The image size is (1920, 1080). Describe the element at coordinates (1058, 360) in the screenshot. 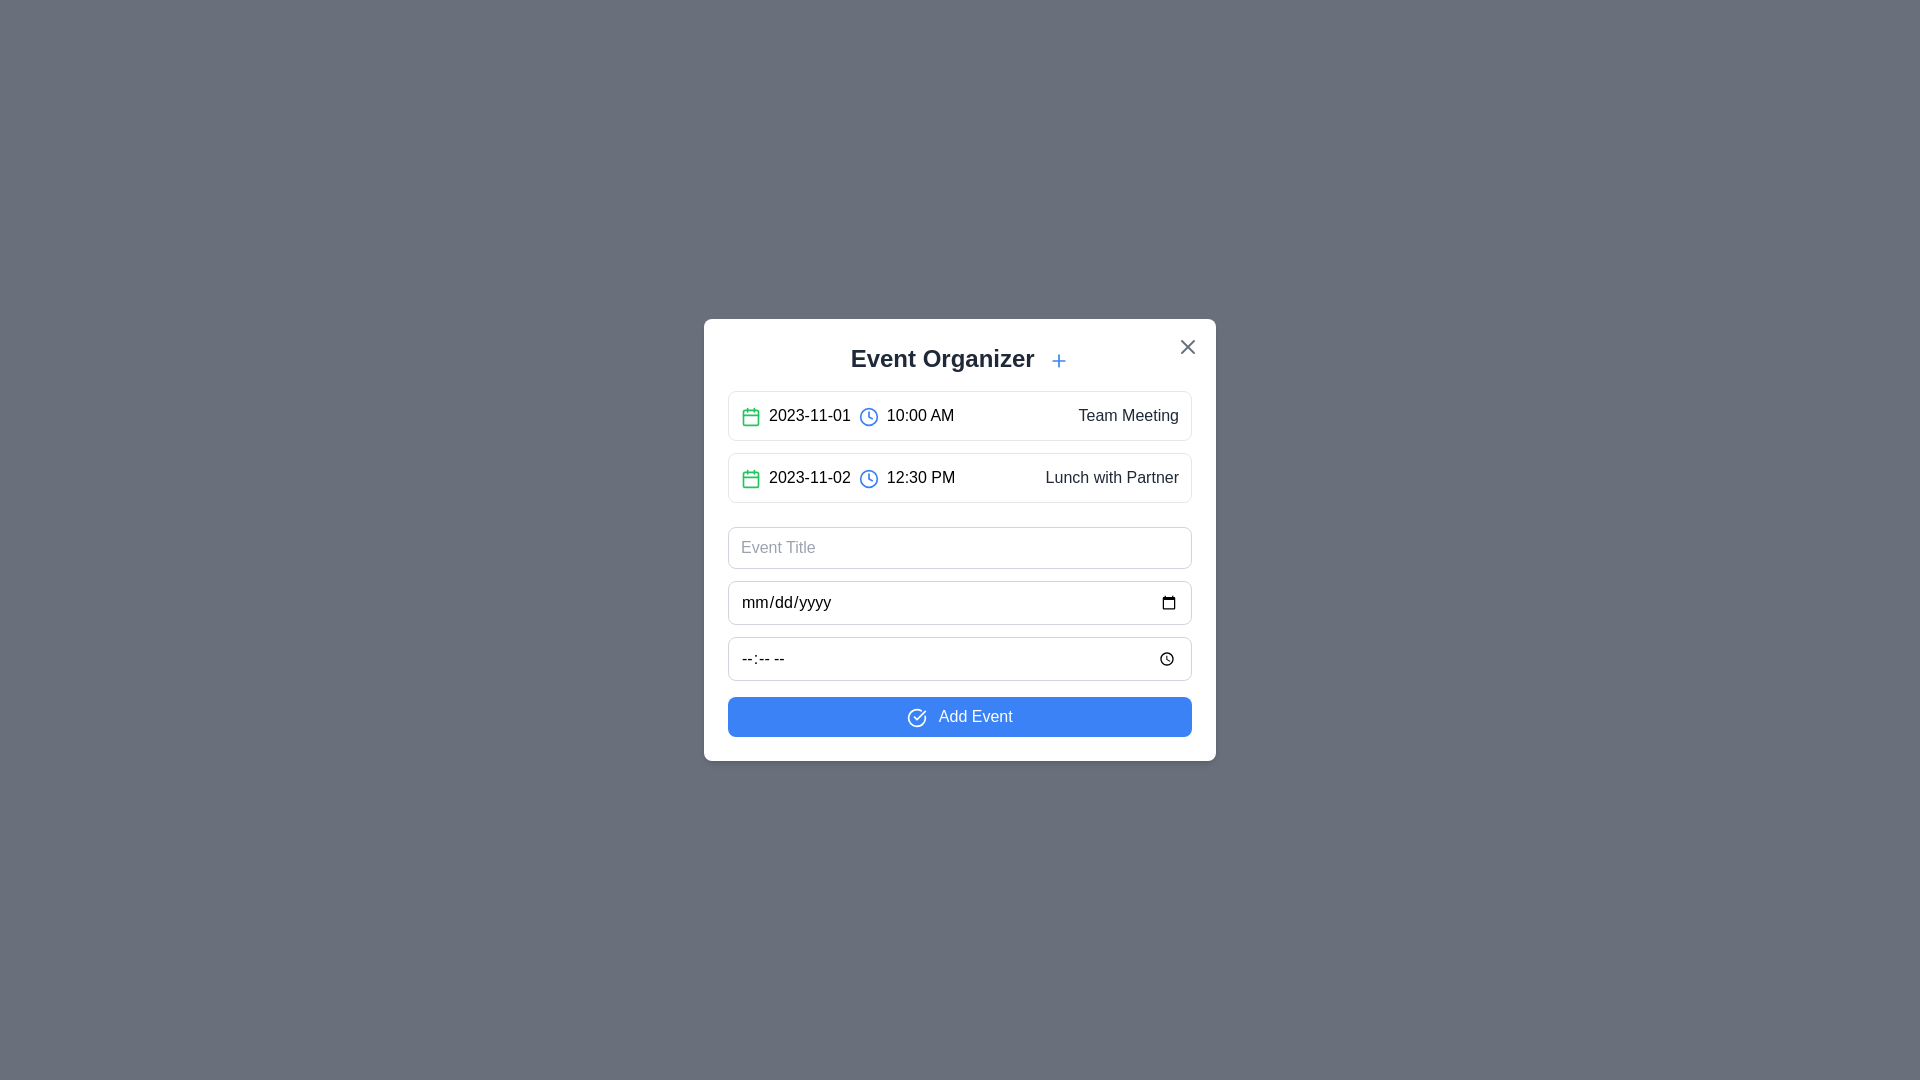

I see `the blue plus icon button located to the right of the 'Event Organizer' title` at that location.